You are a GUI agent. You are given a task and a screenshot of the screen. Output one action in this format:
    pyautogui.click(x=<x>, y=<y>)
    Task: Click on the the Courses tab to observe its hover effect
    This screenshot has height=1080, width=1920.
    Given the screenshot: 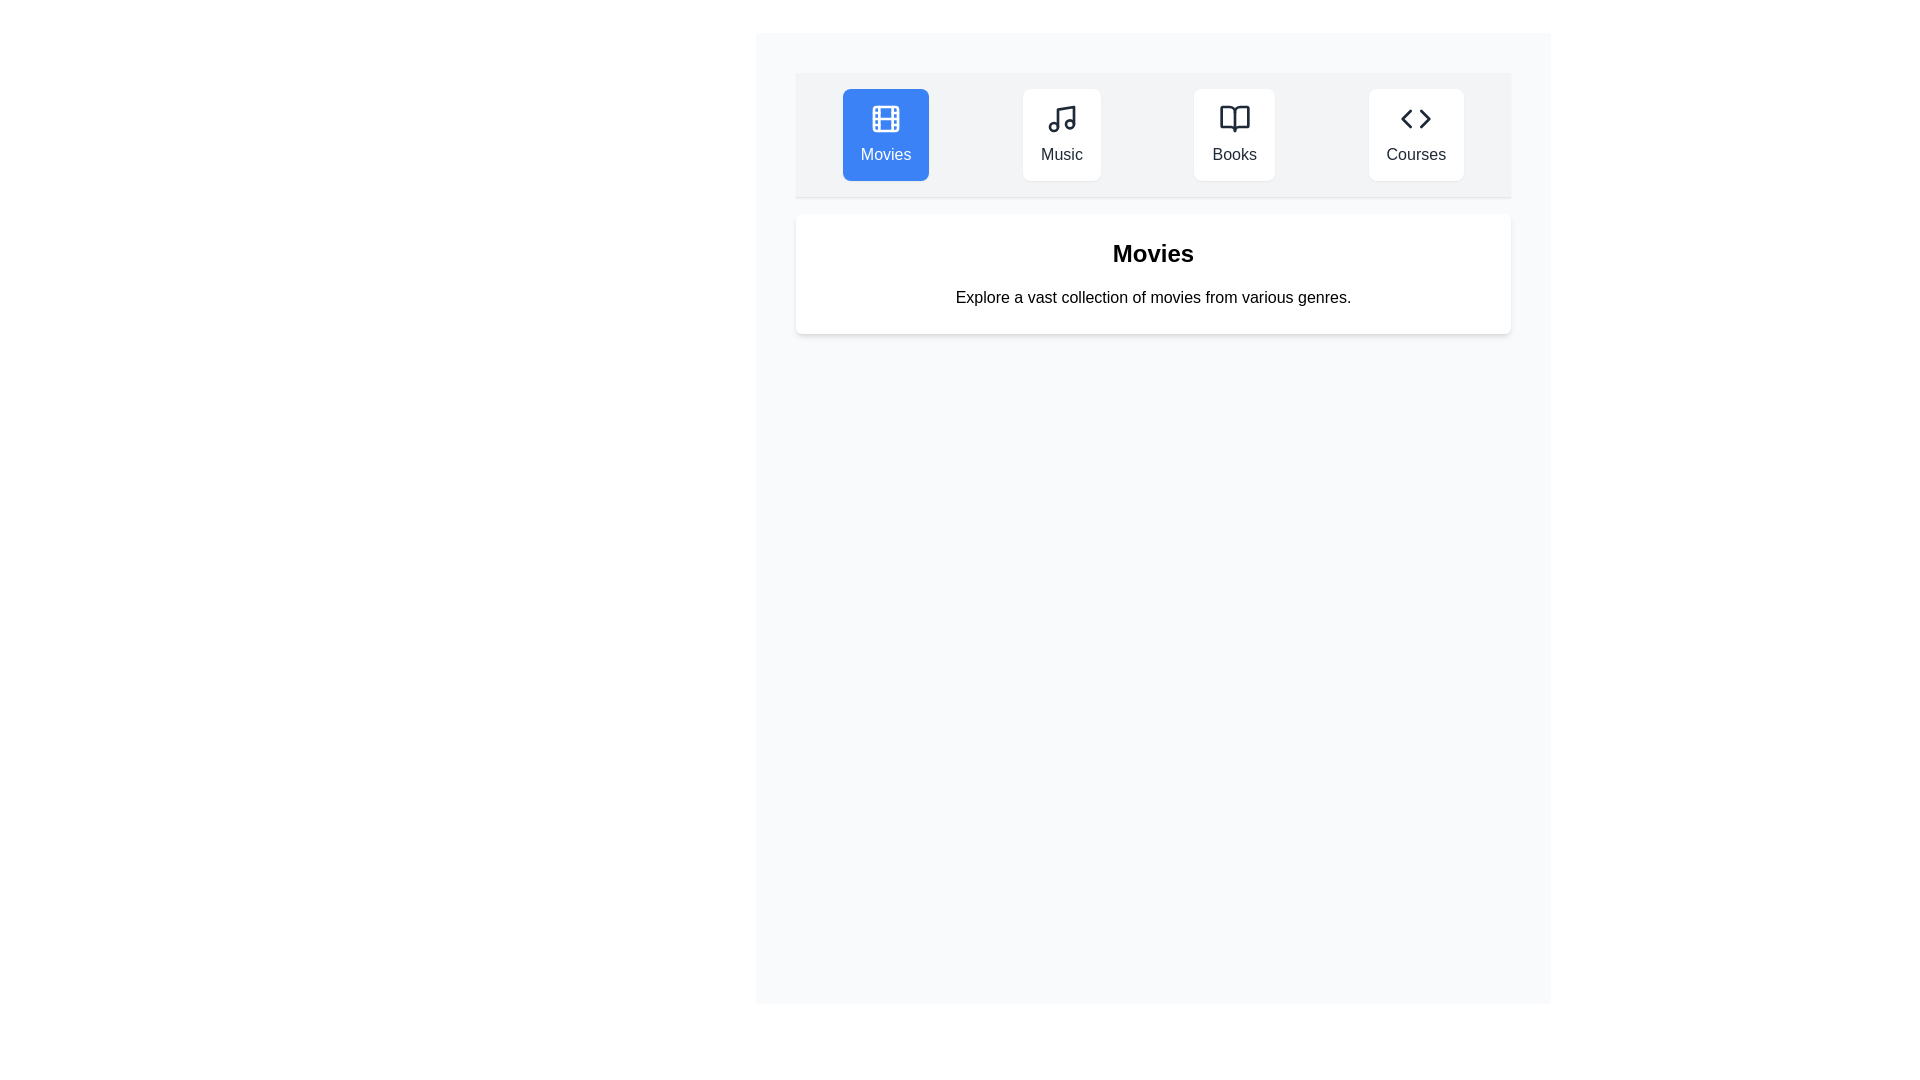 What is the action you would take?
    pyautogui.click(x=1415, y=135)
    